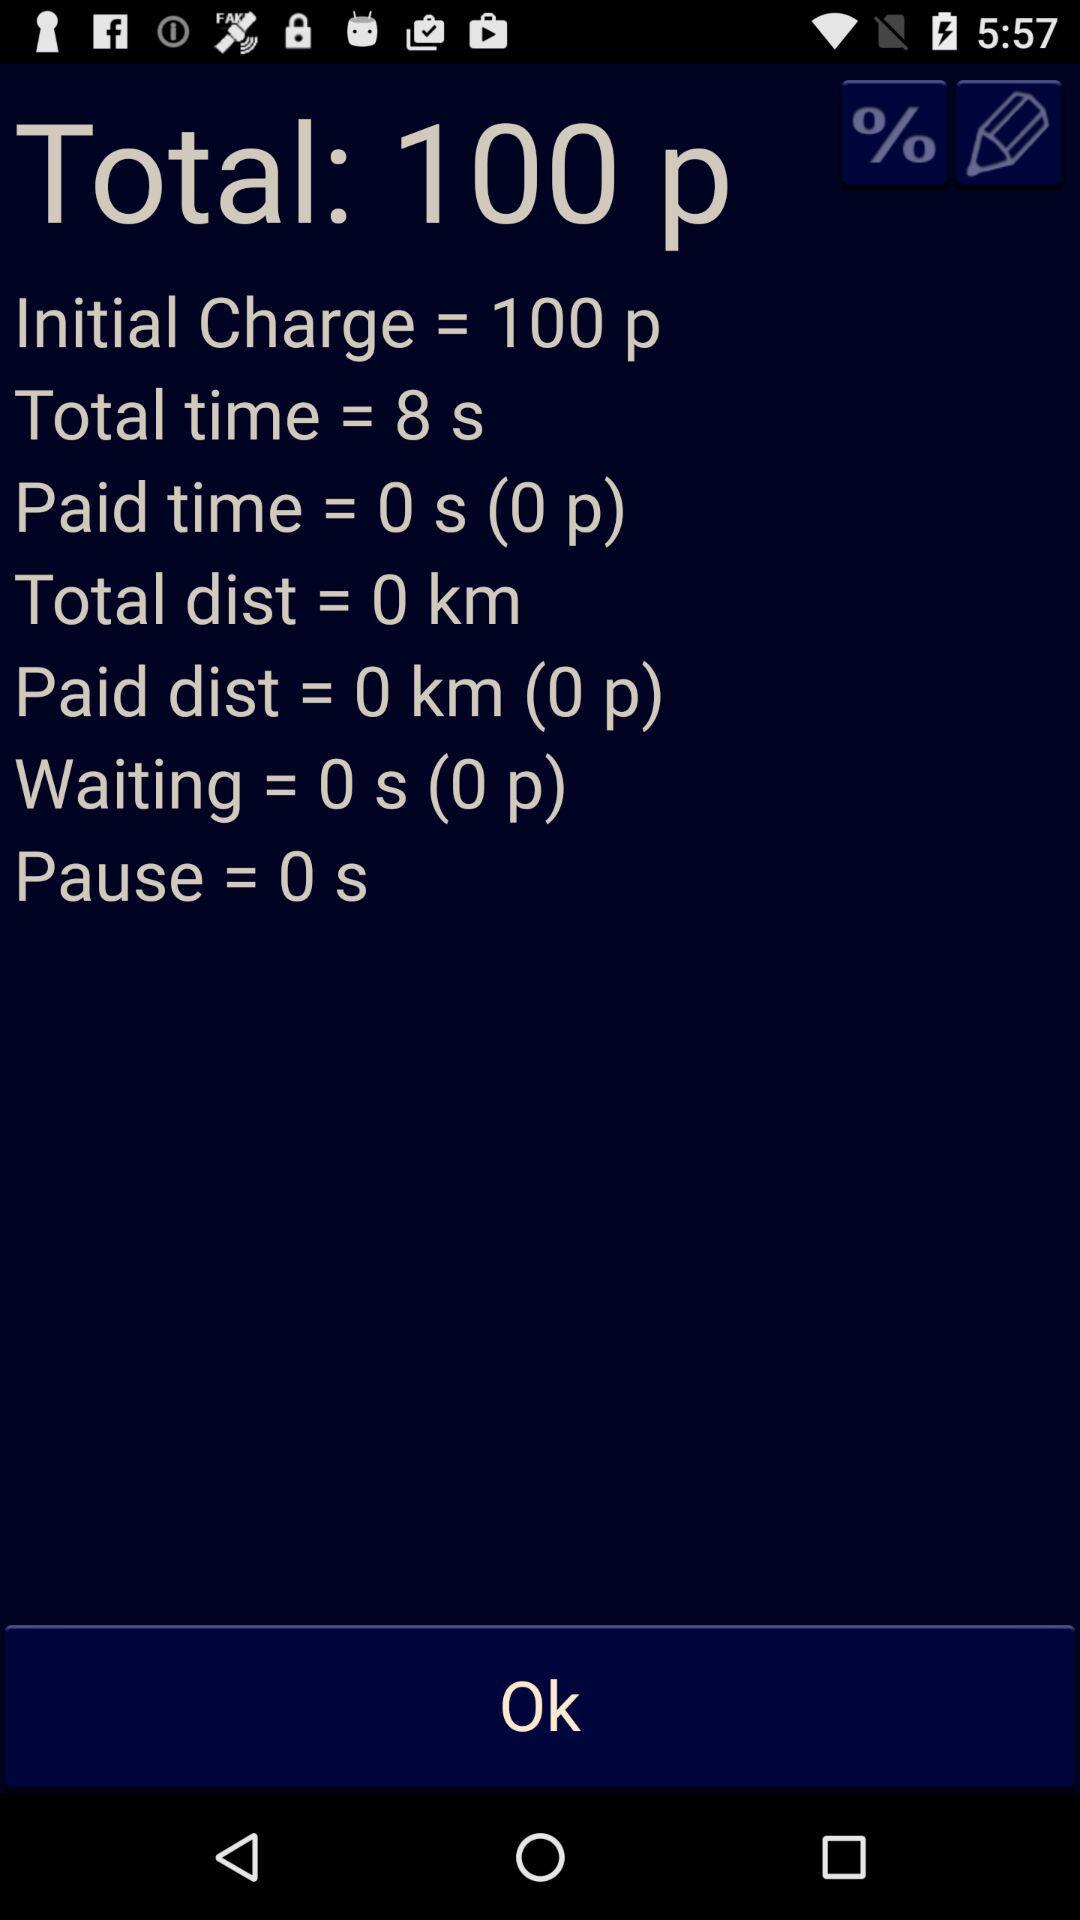  Describe the element at coordinates (893, 132) in the screenshot. I see `icon` at that location.